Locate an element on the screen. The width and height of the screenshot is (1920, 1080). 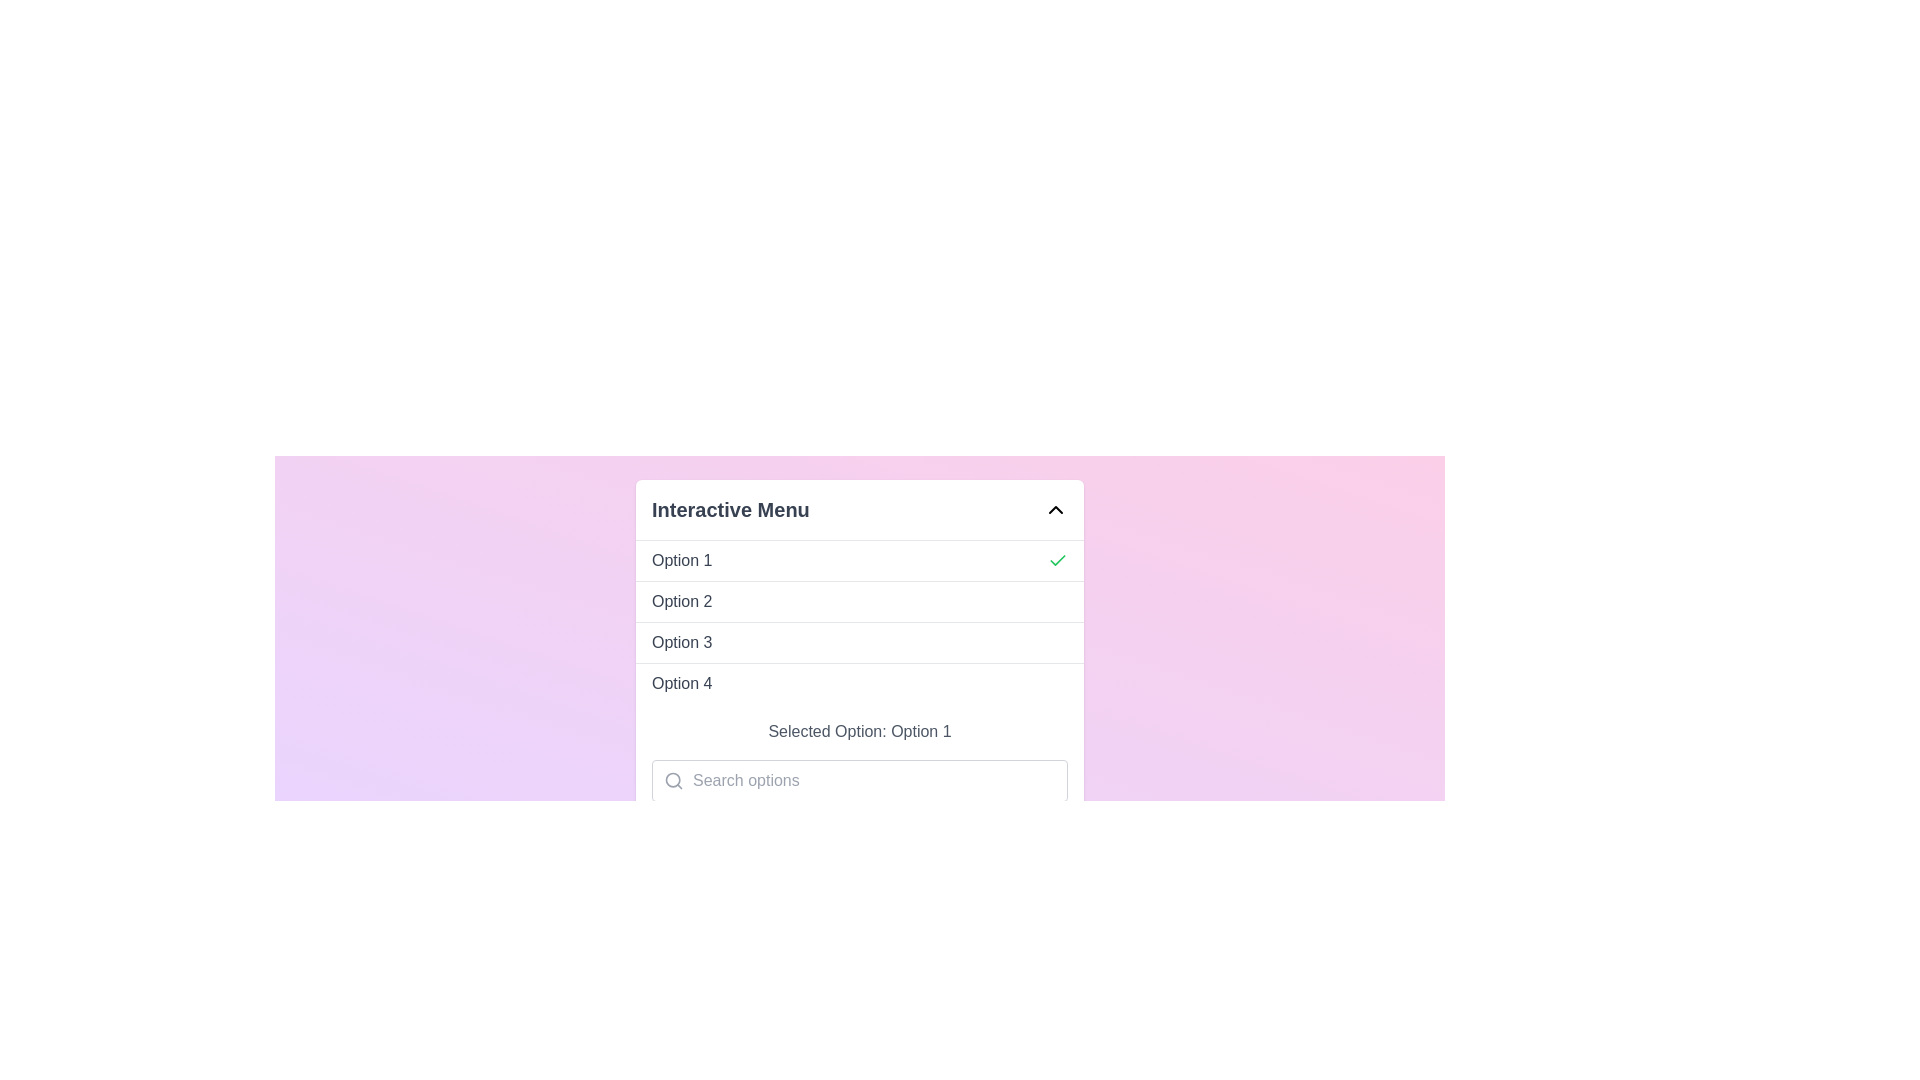
the third item is located at coordinates (859, 642).